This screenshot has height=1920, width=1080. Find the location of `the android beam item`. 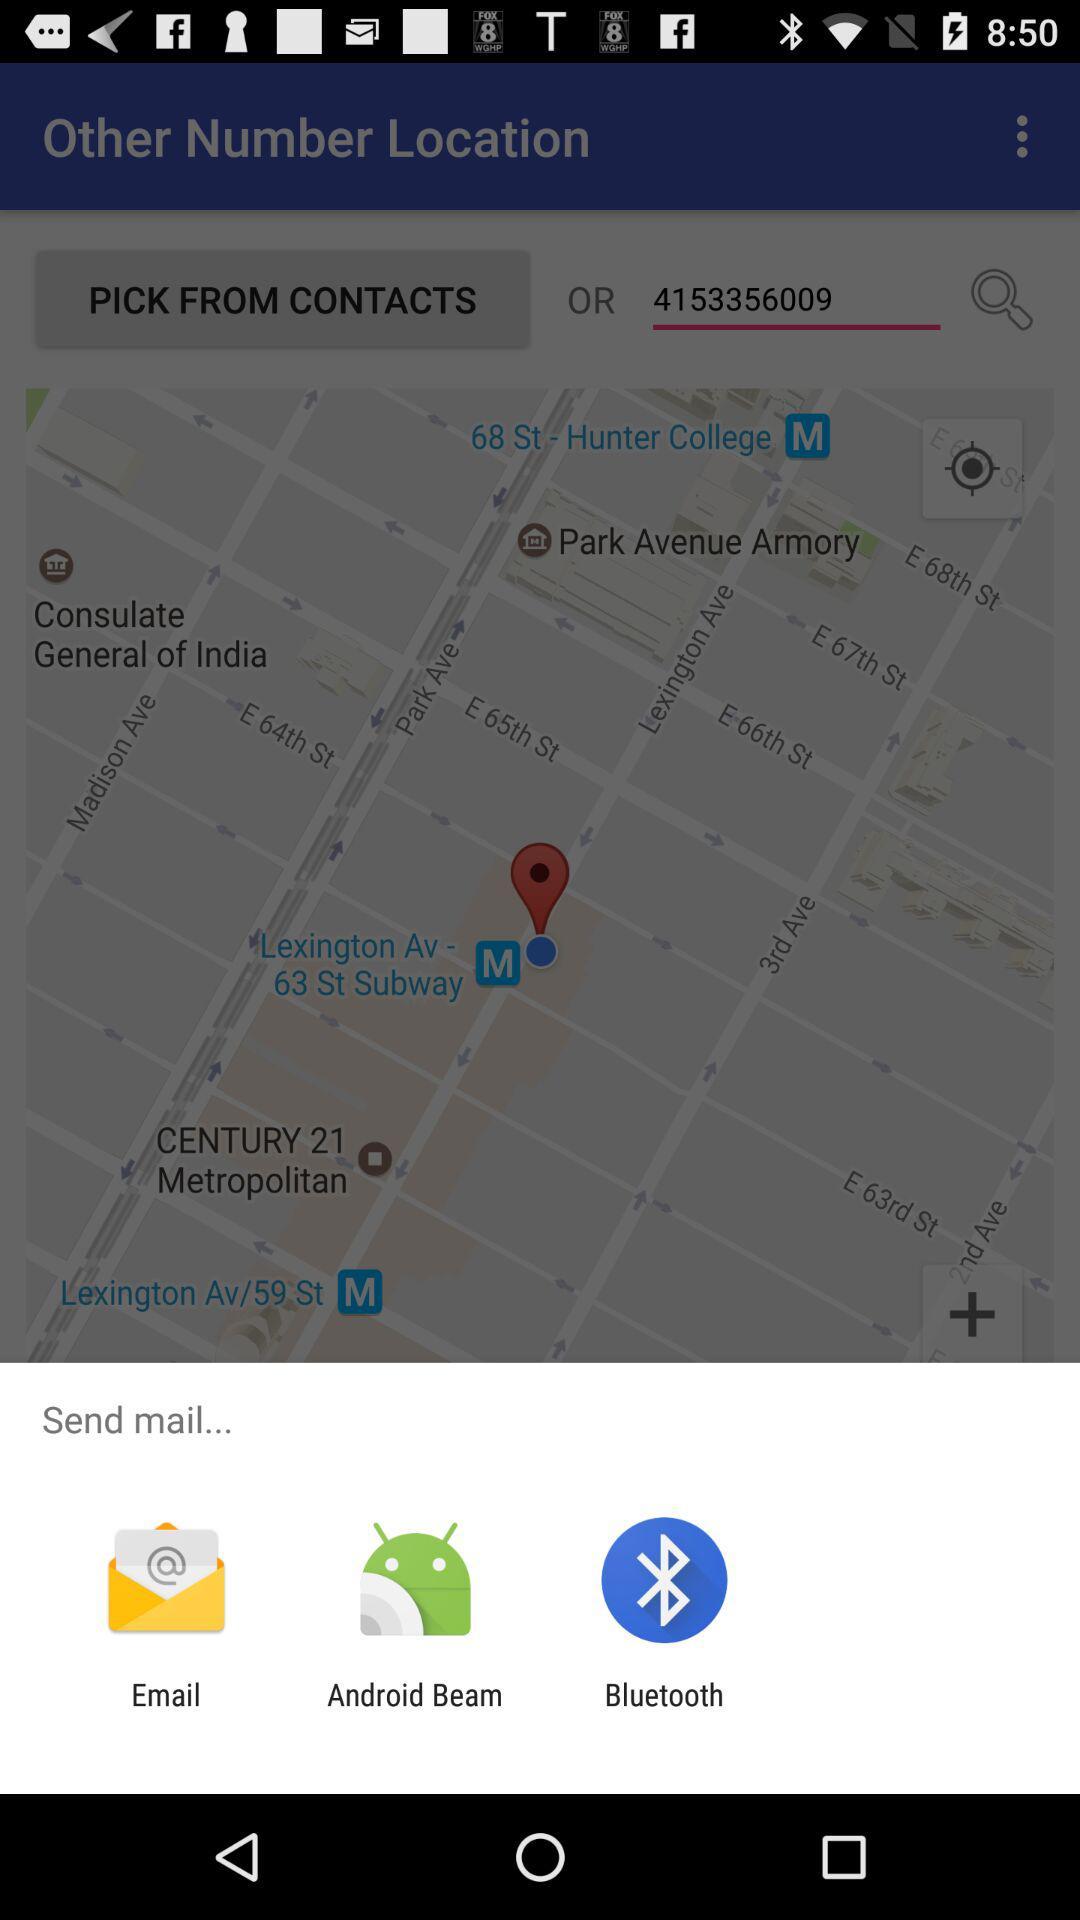

the android beam item is located at coordinates (414, 1711).